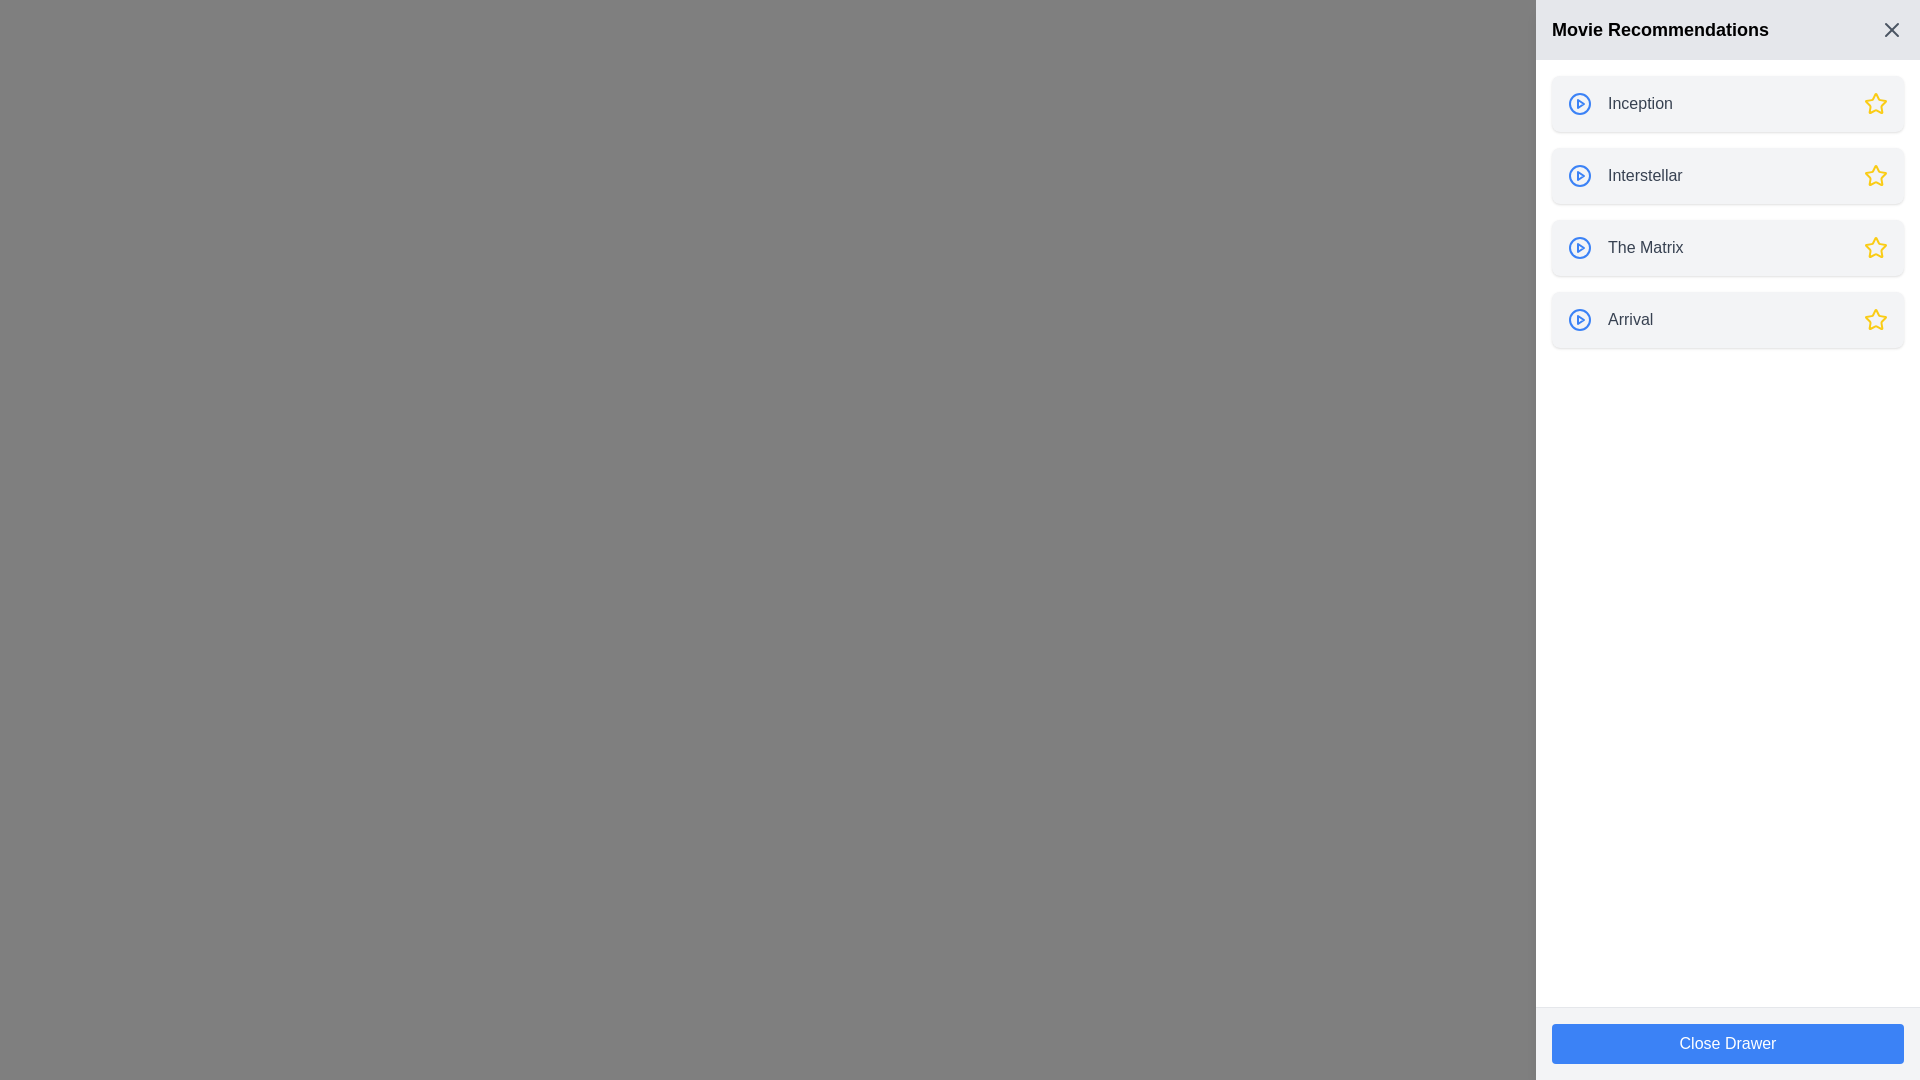 This screenshot has width=1920, height=1080. I want to click on the star-shaped icon button with a yellow outline located at the far-right end of the 'Interstellar' row in the 'Movie Recommendations' panel, so click(1875, 174).